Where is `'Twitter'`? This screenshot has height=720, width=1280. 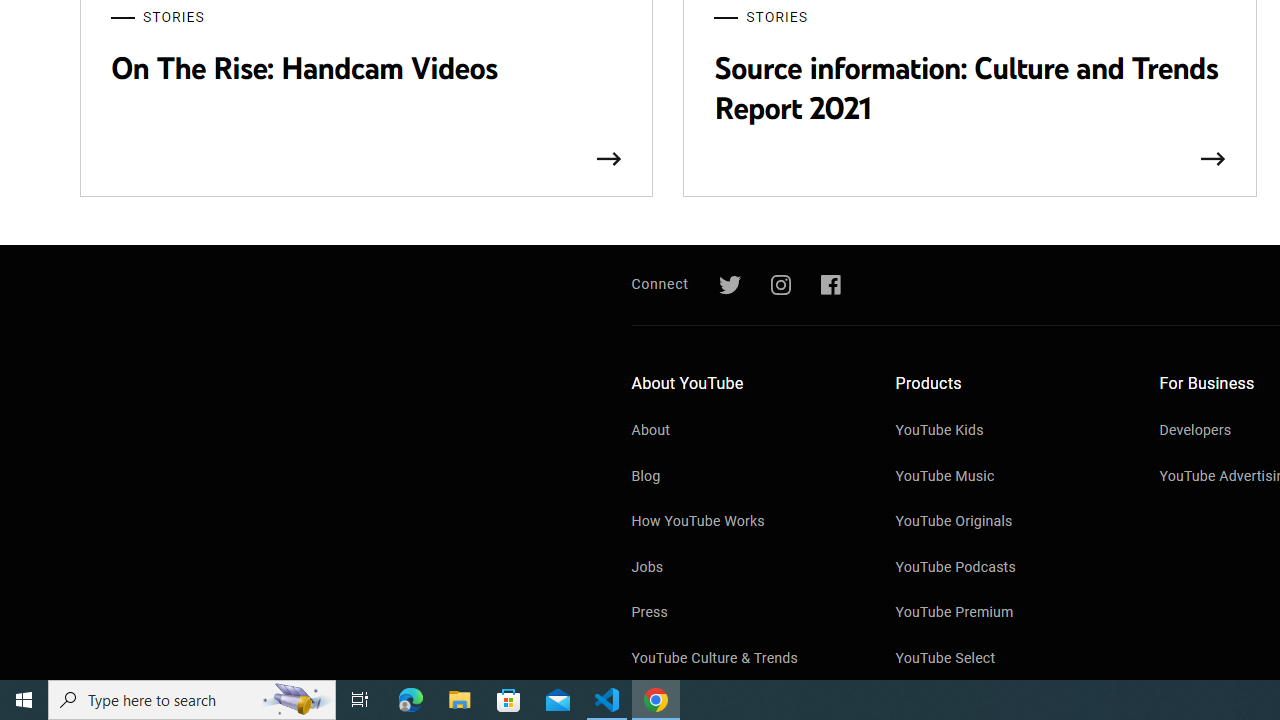 'Twitter' is located at coordinates (728, 285).